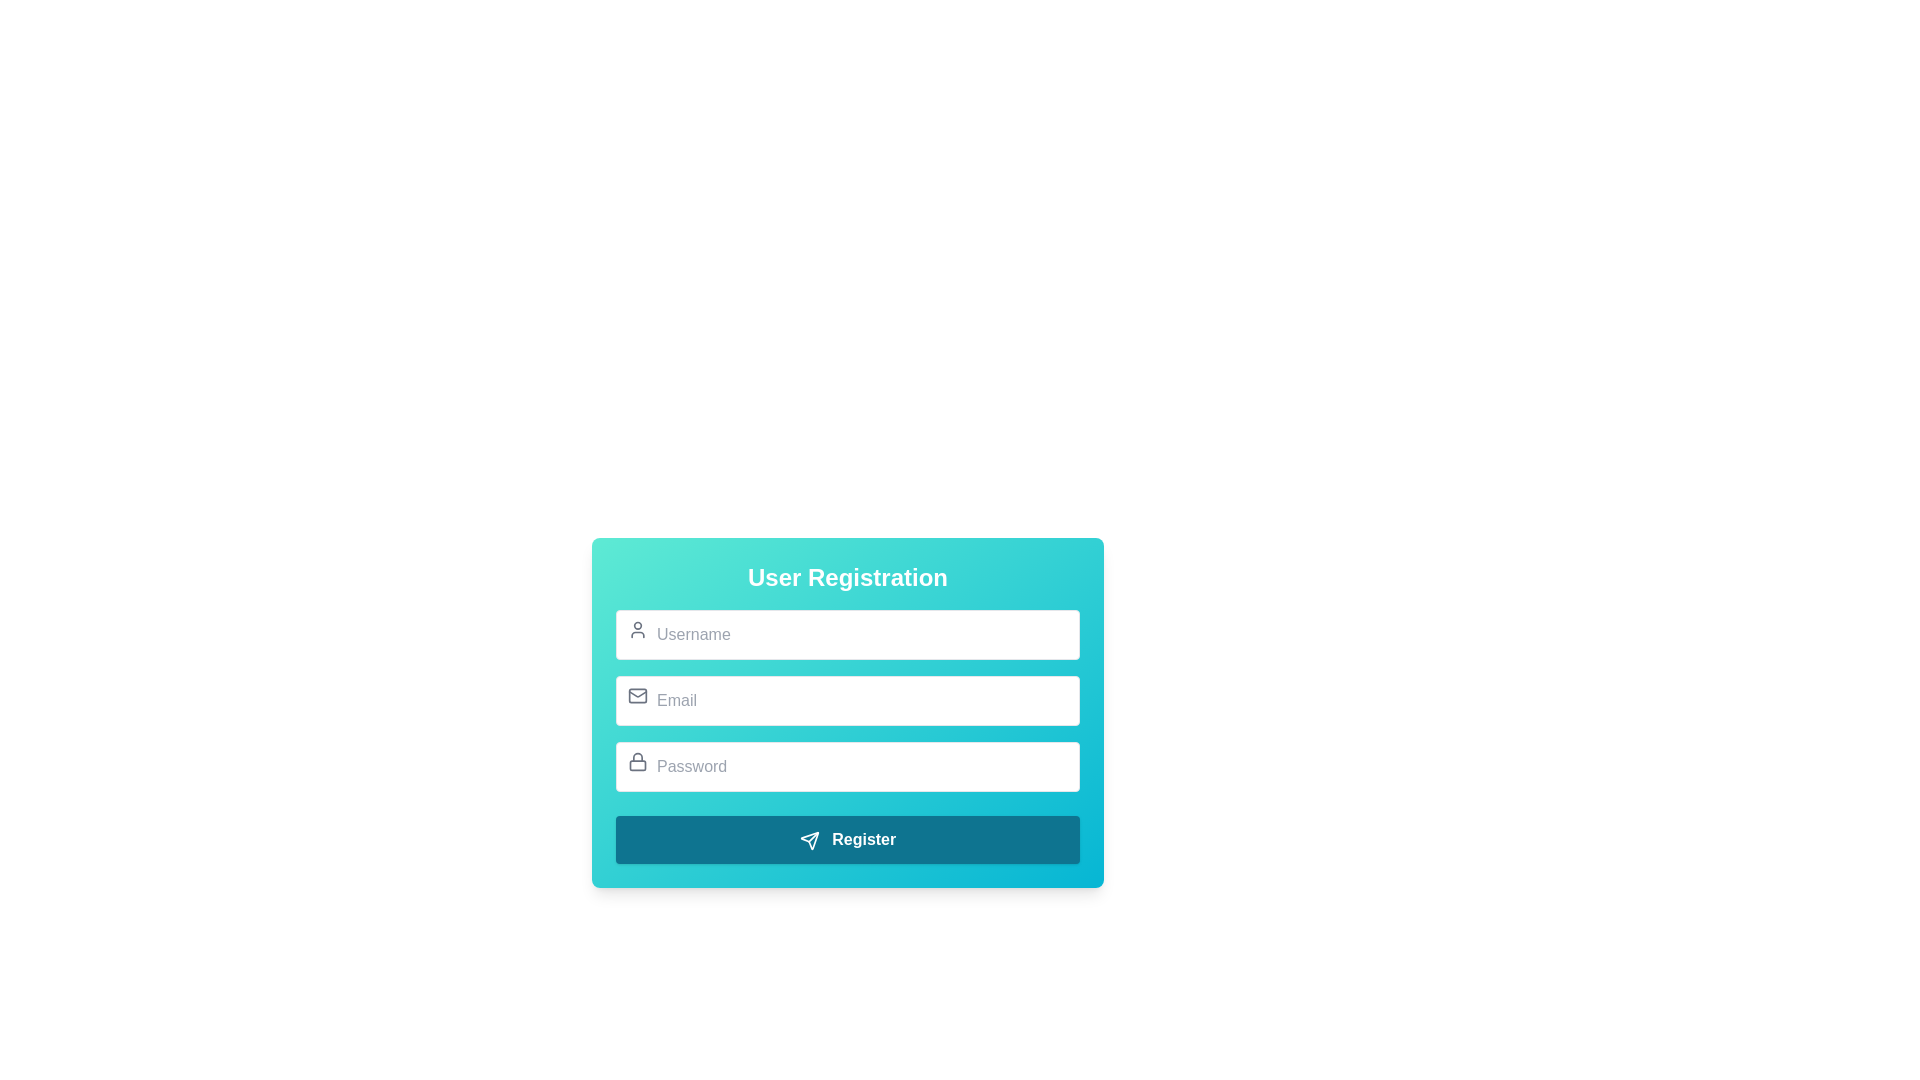 This screenshot has height=1080, width=1920. I want to click on the small rectangular shape with rounded corners that is part of the lock icon graphic, located in the lower portion of the lock, to the left of the 'Password' input field in the 'User Registration' form, so click(637, 765).